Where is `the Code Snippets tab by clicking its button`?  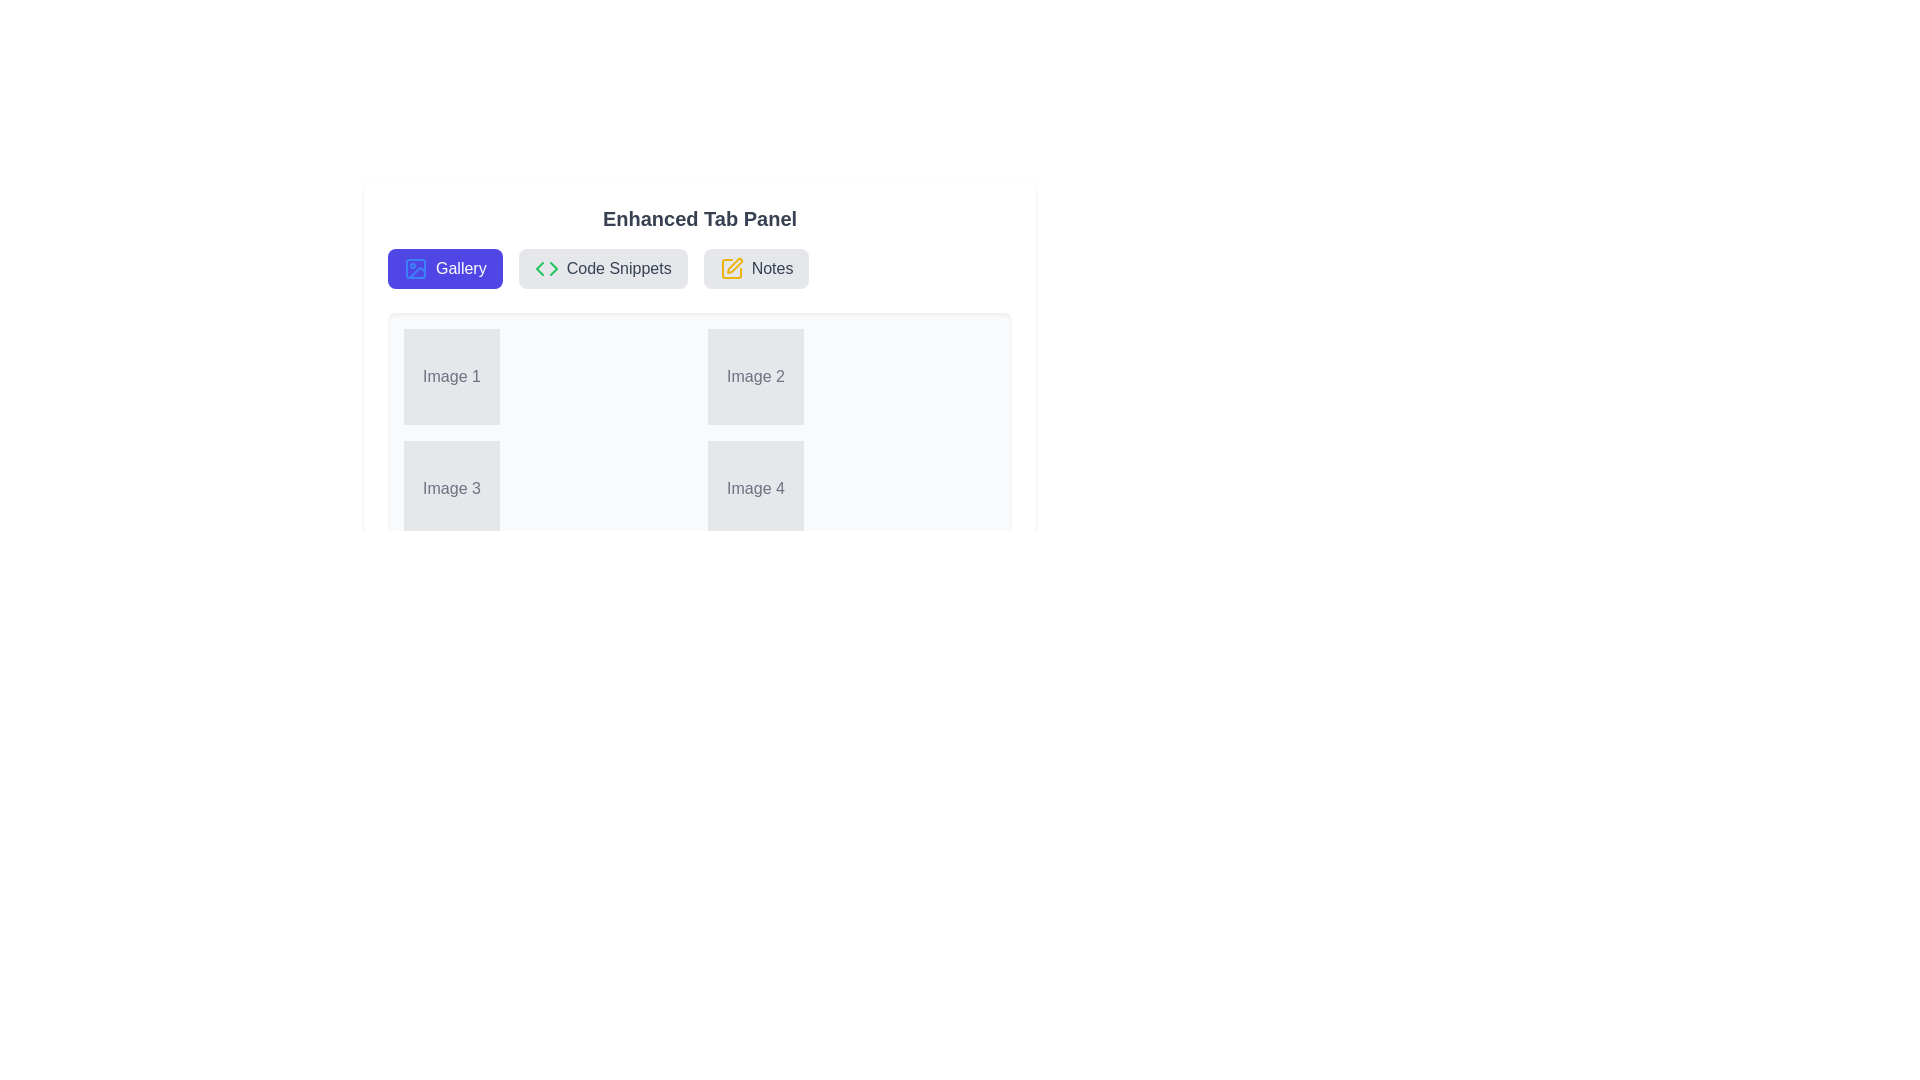 the Code Snippets tab by clicking its button is located at coordinates (602, 268).